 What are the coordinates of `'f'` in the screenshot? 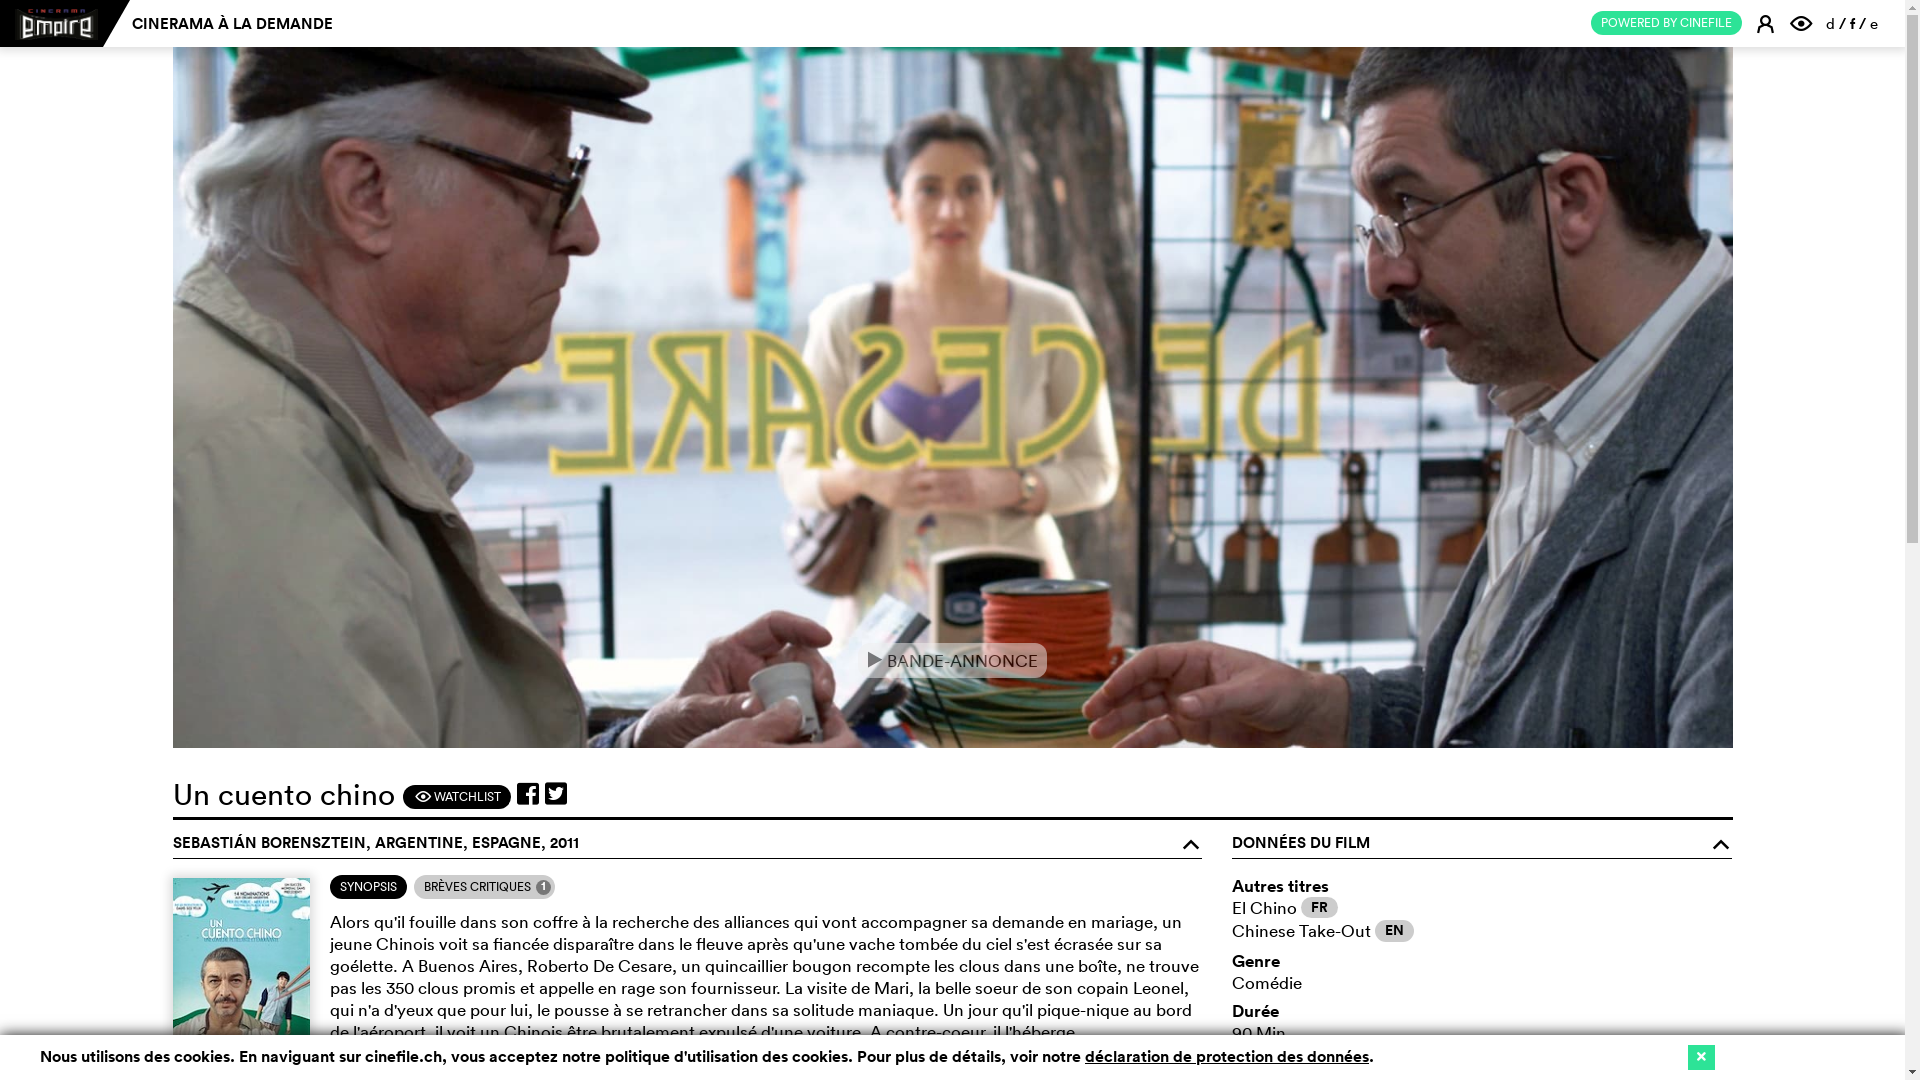 It's located at (1851, 23).